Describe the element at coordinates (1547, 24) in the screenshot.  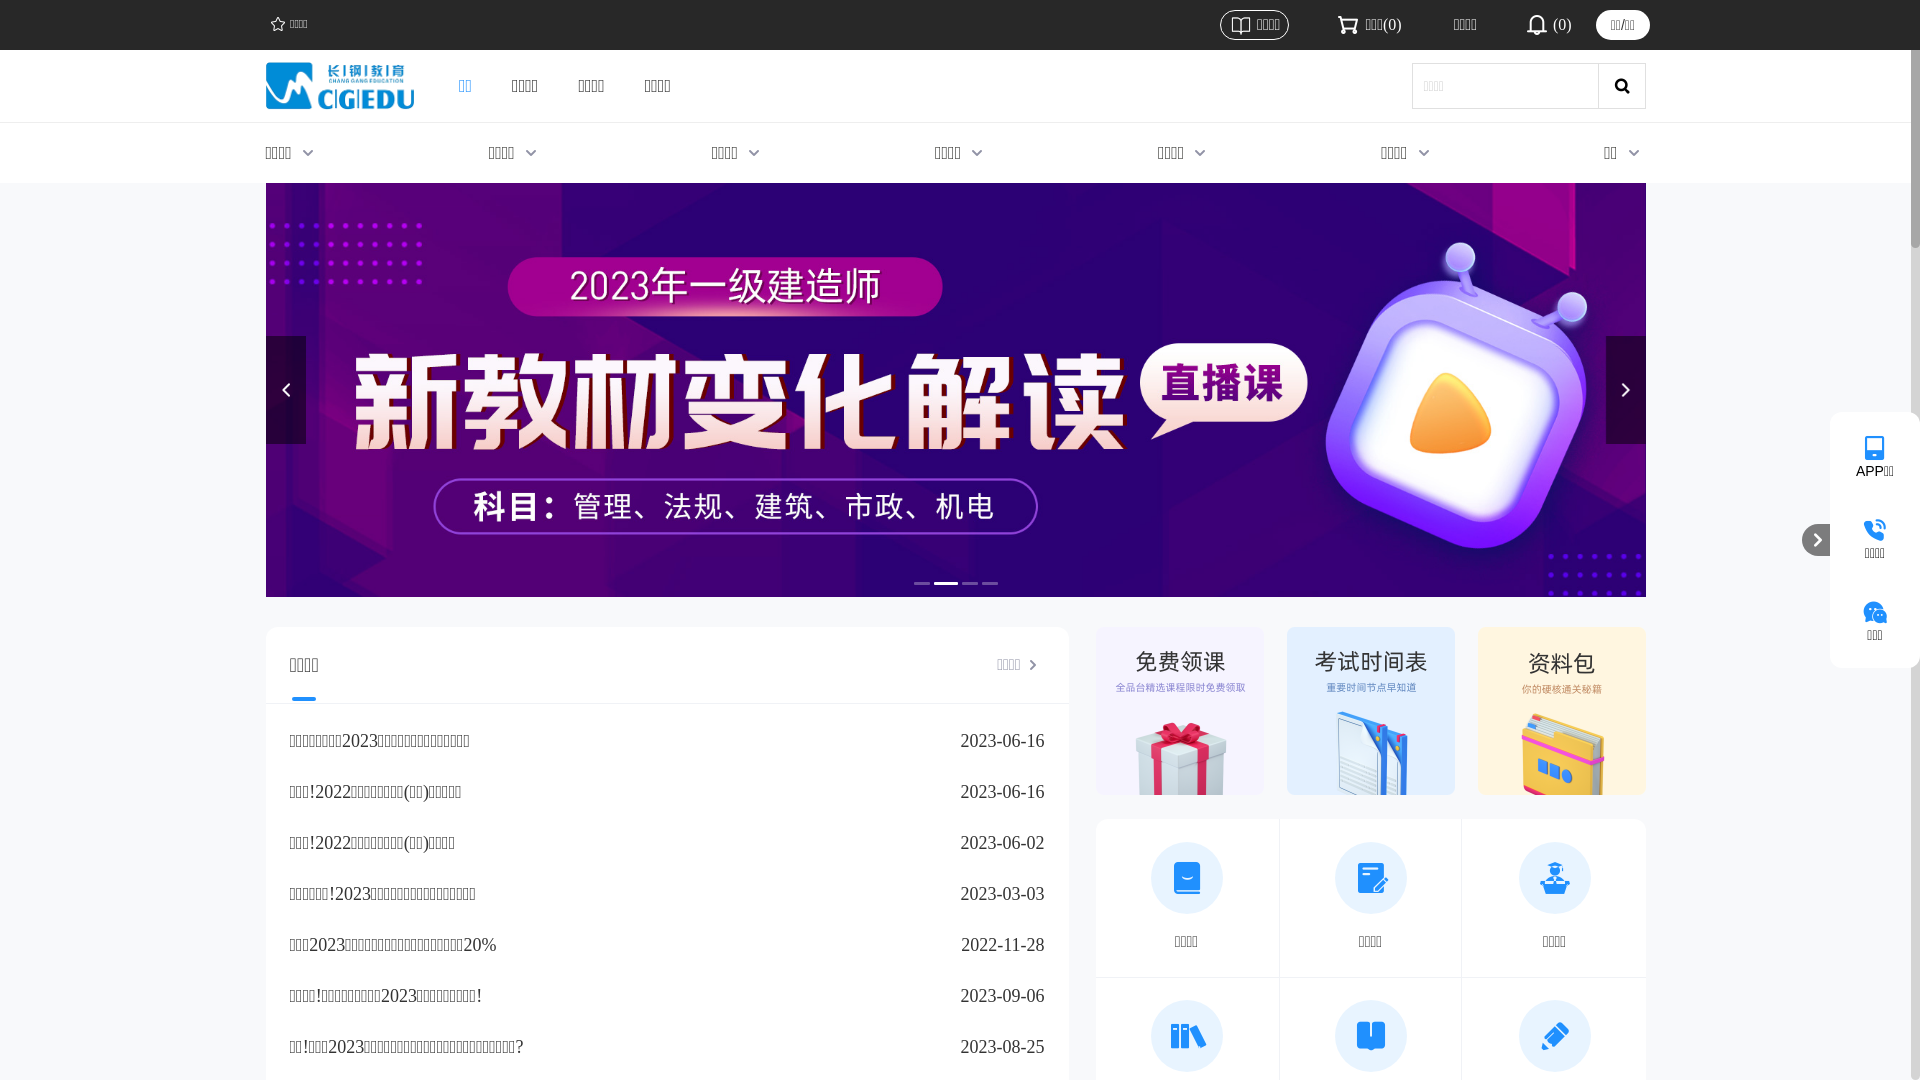
I see `'(0)'` at that location.